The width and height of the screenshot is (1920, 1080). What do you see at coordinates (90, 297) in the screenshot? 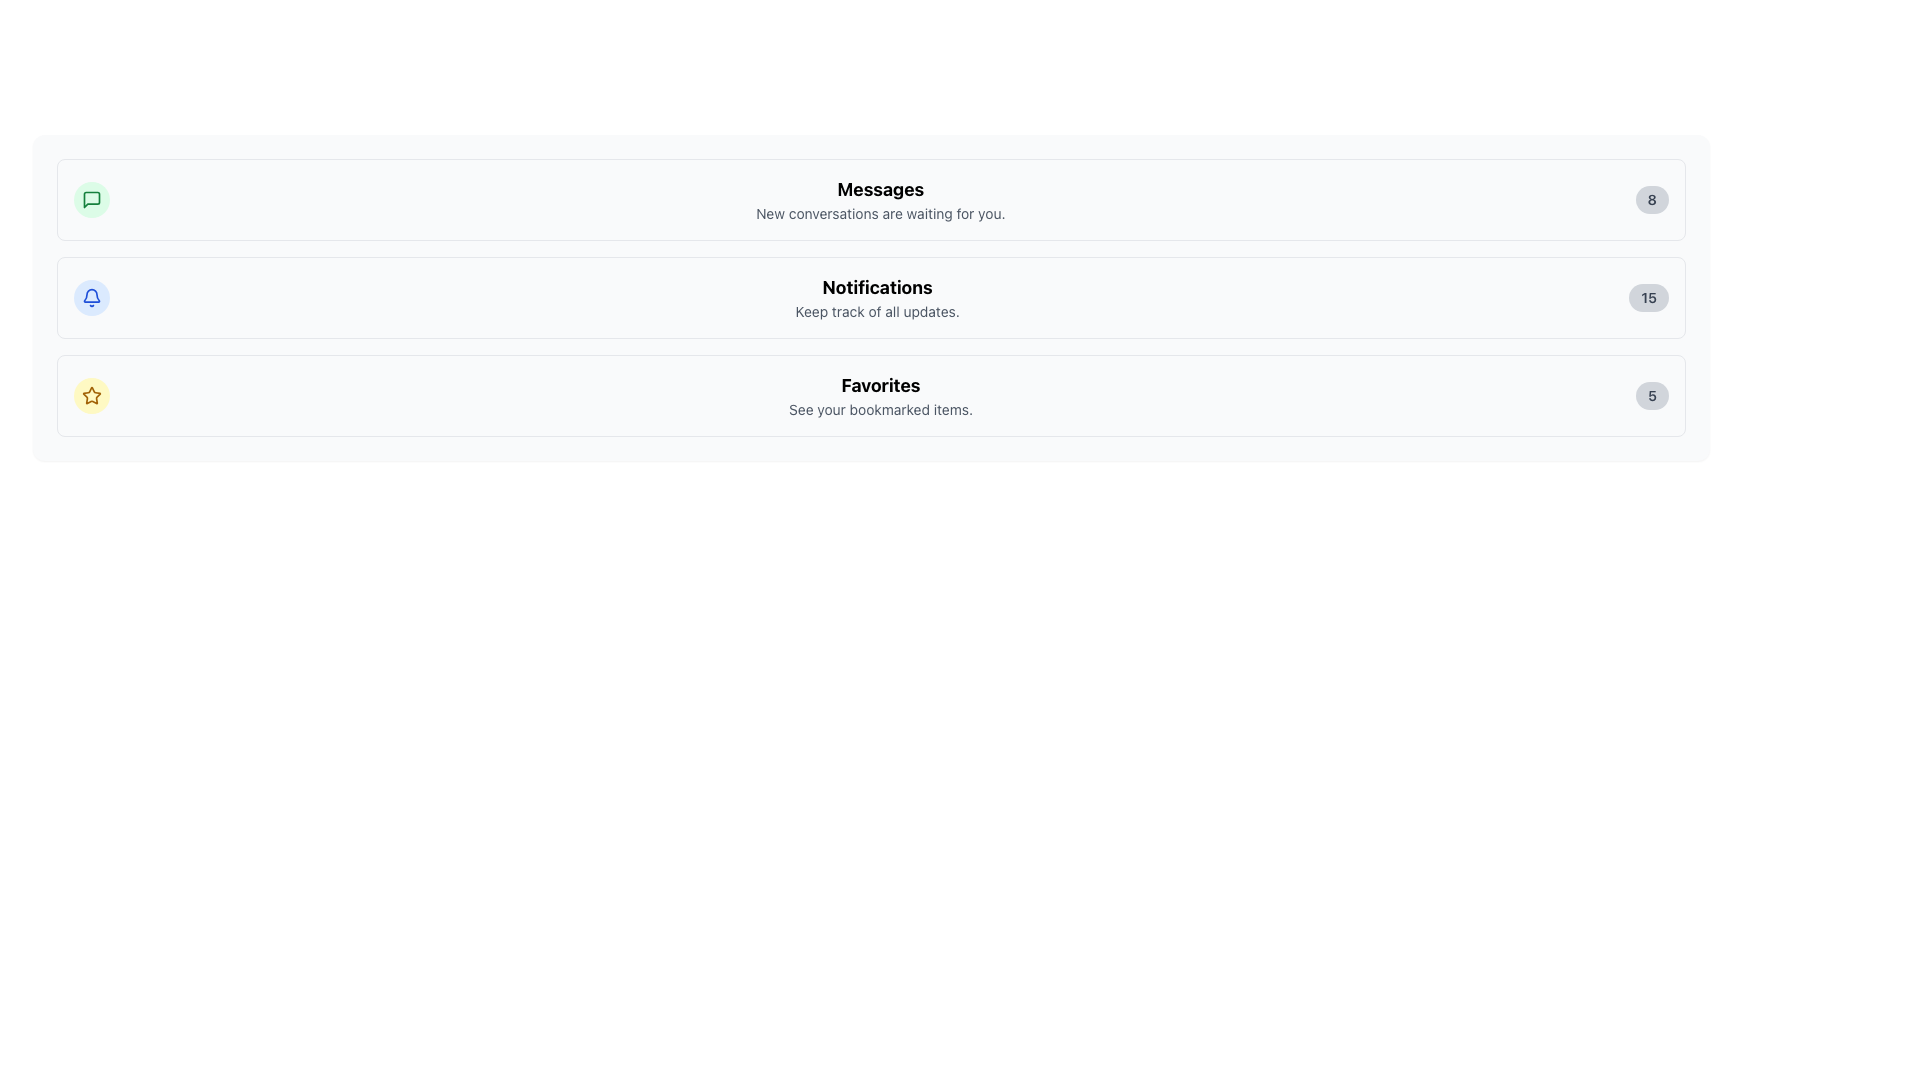
I see `the circular light blue notification icon with a blue bell, positioned to the left of the text 'NotificationsKeep track of all updates.' and above the count '15'` at bounding box center [90, 297].